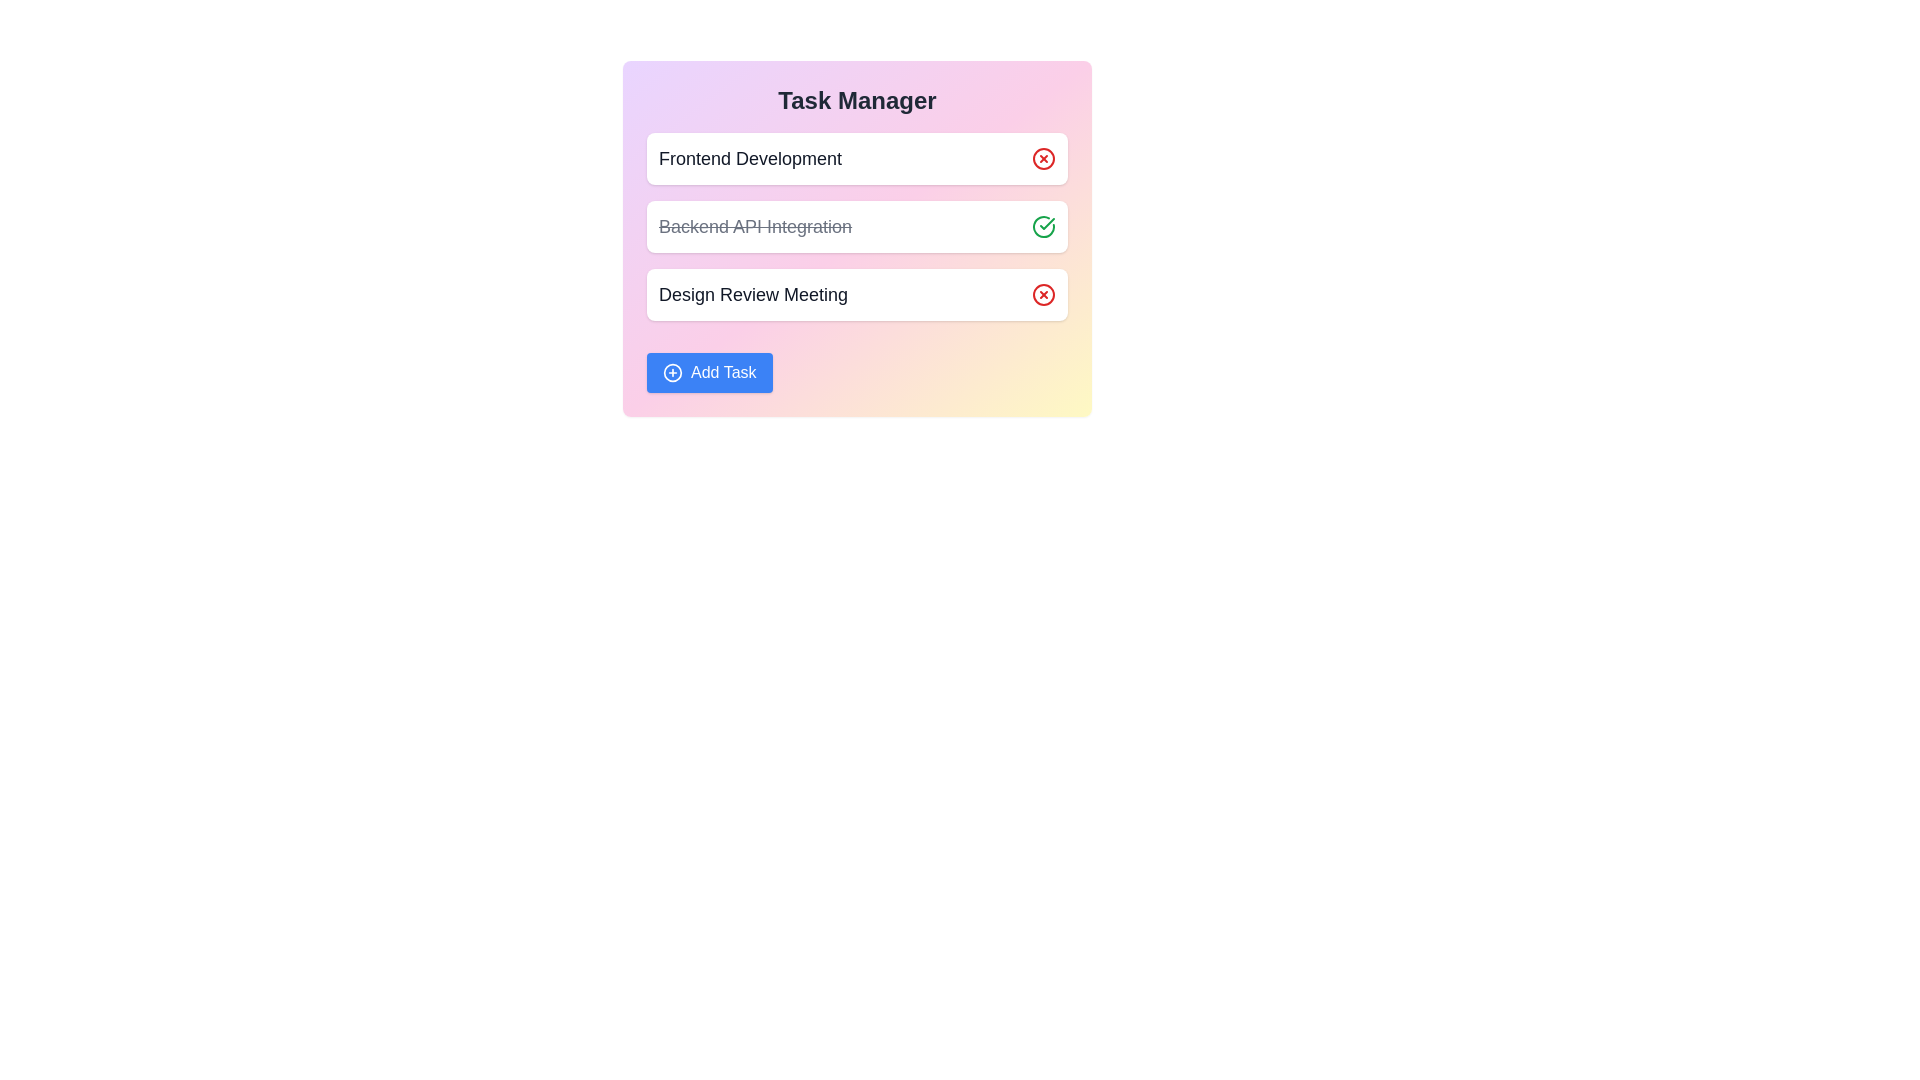  What do you see at coordinates (1042, 226) in the screenshot?
I see `the checkmark icon next to the 'Backend API Integration' task to indicate its completion` at bounding box center [1042, 226].